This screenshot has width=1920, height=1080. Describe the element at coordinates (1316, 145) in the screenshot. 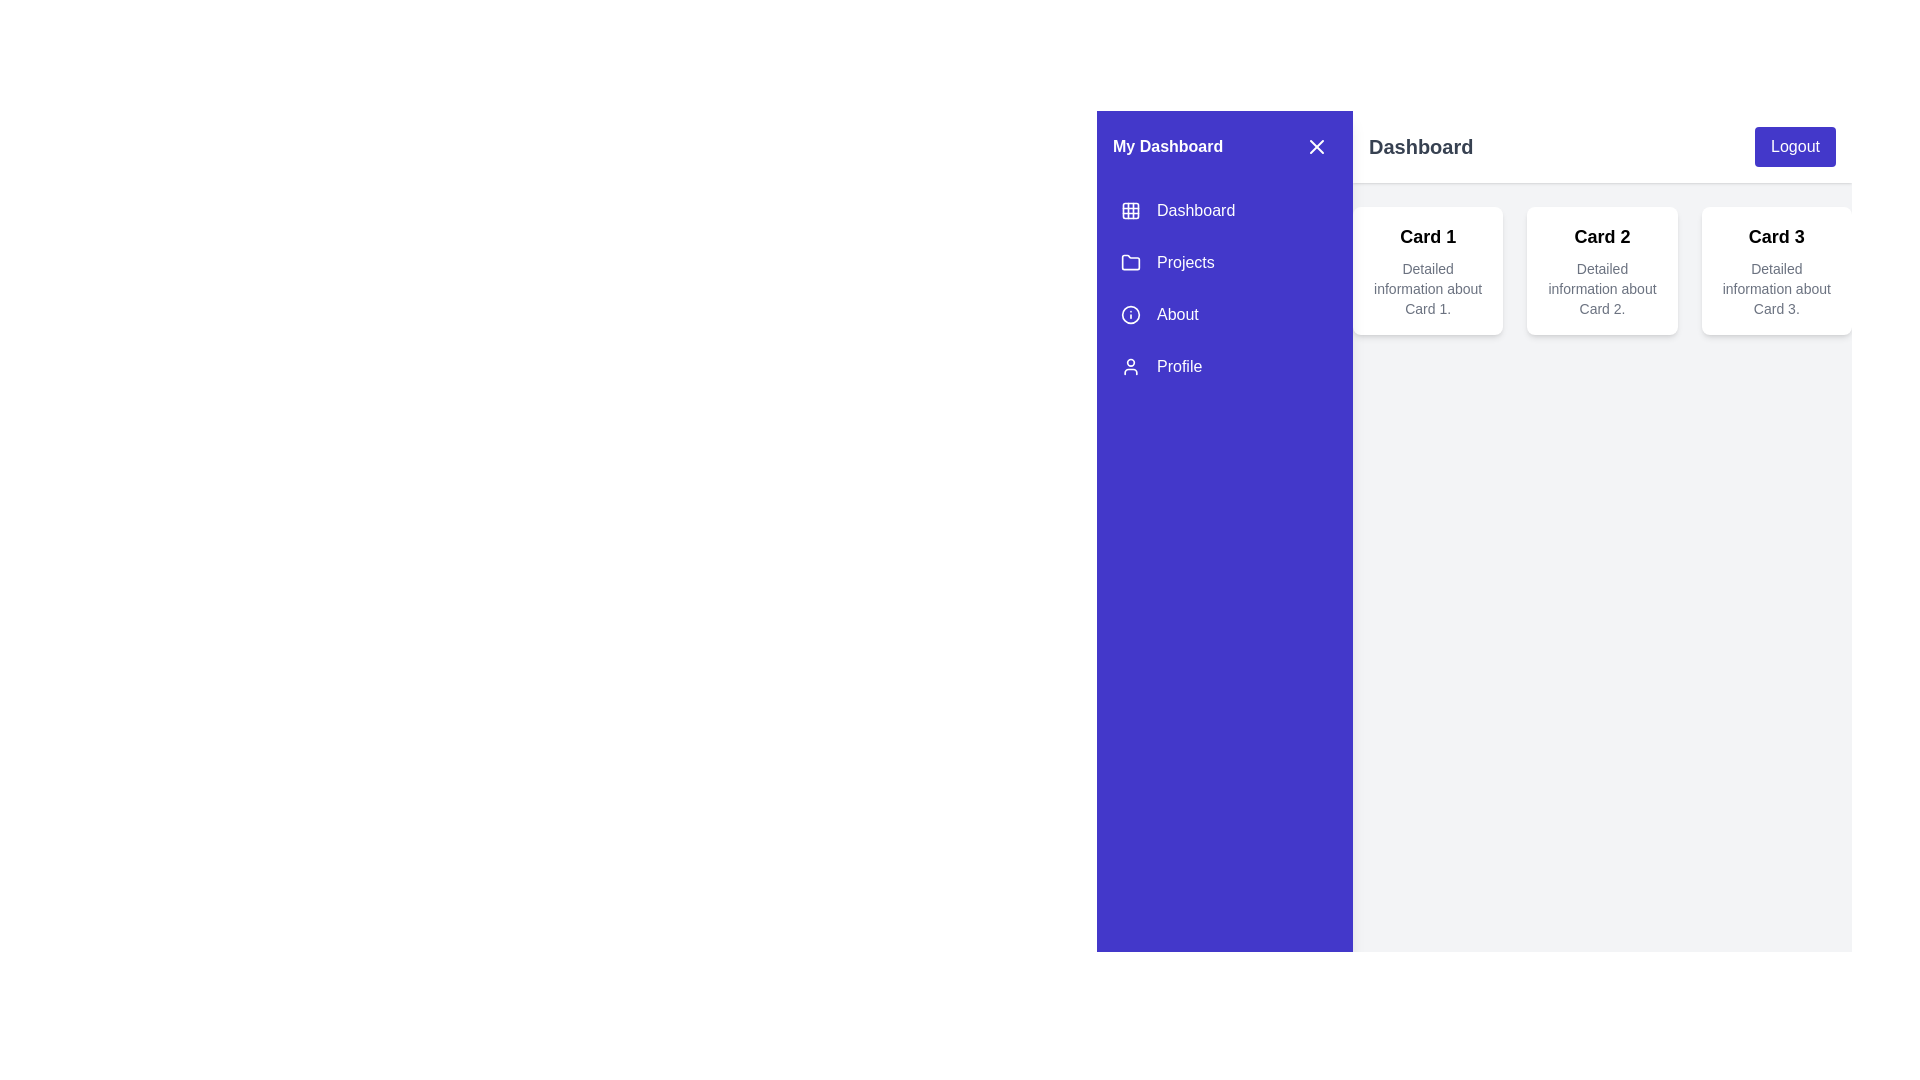

I see `the Close icon button, which is an 'X' styled with thin lines on a blue background, located near the top-right corner of the sidebar` at that location.